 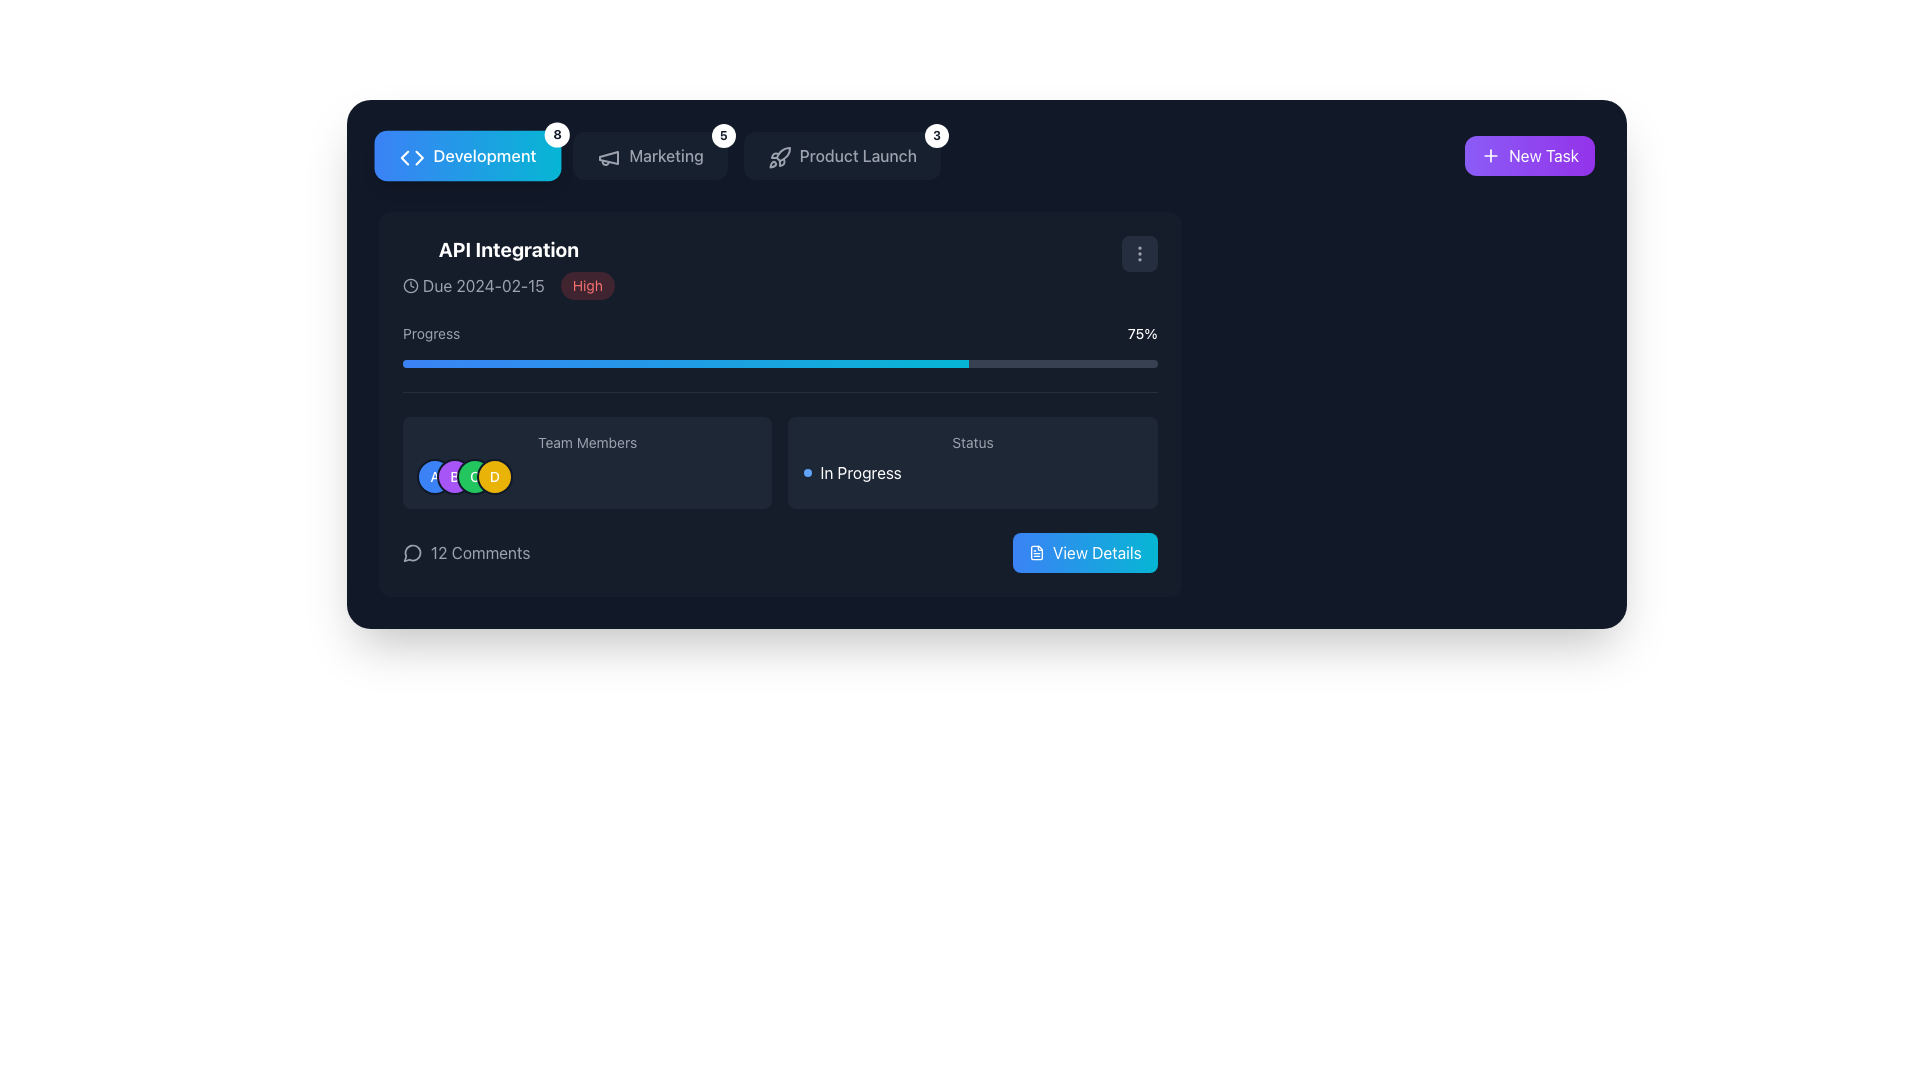 What do you see at coordinates (779, 482) in the screenshot?
I see `the right panel of the information display` at bounding box center [779, 482].